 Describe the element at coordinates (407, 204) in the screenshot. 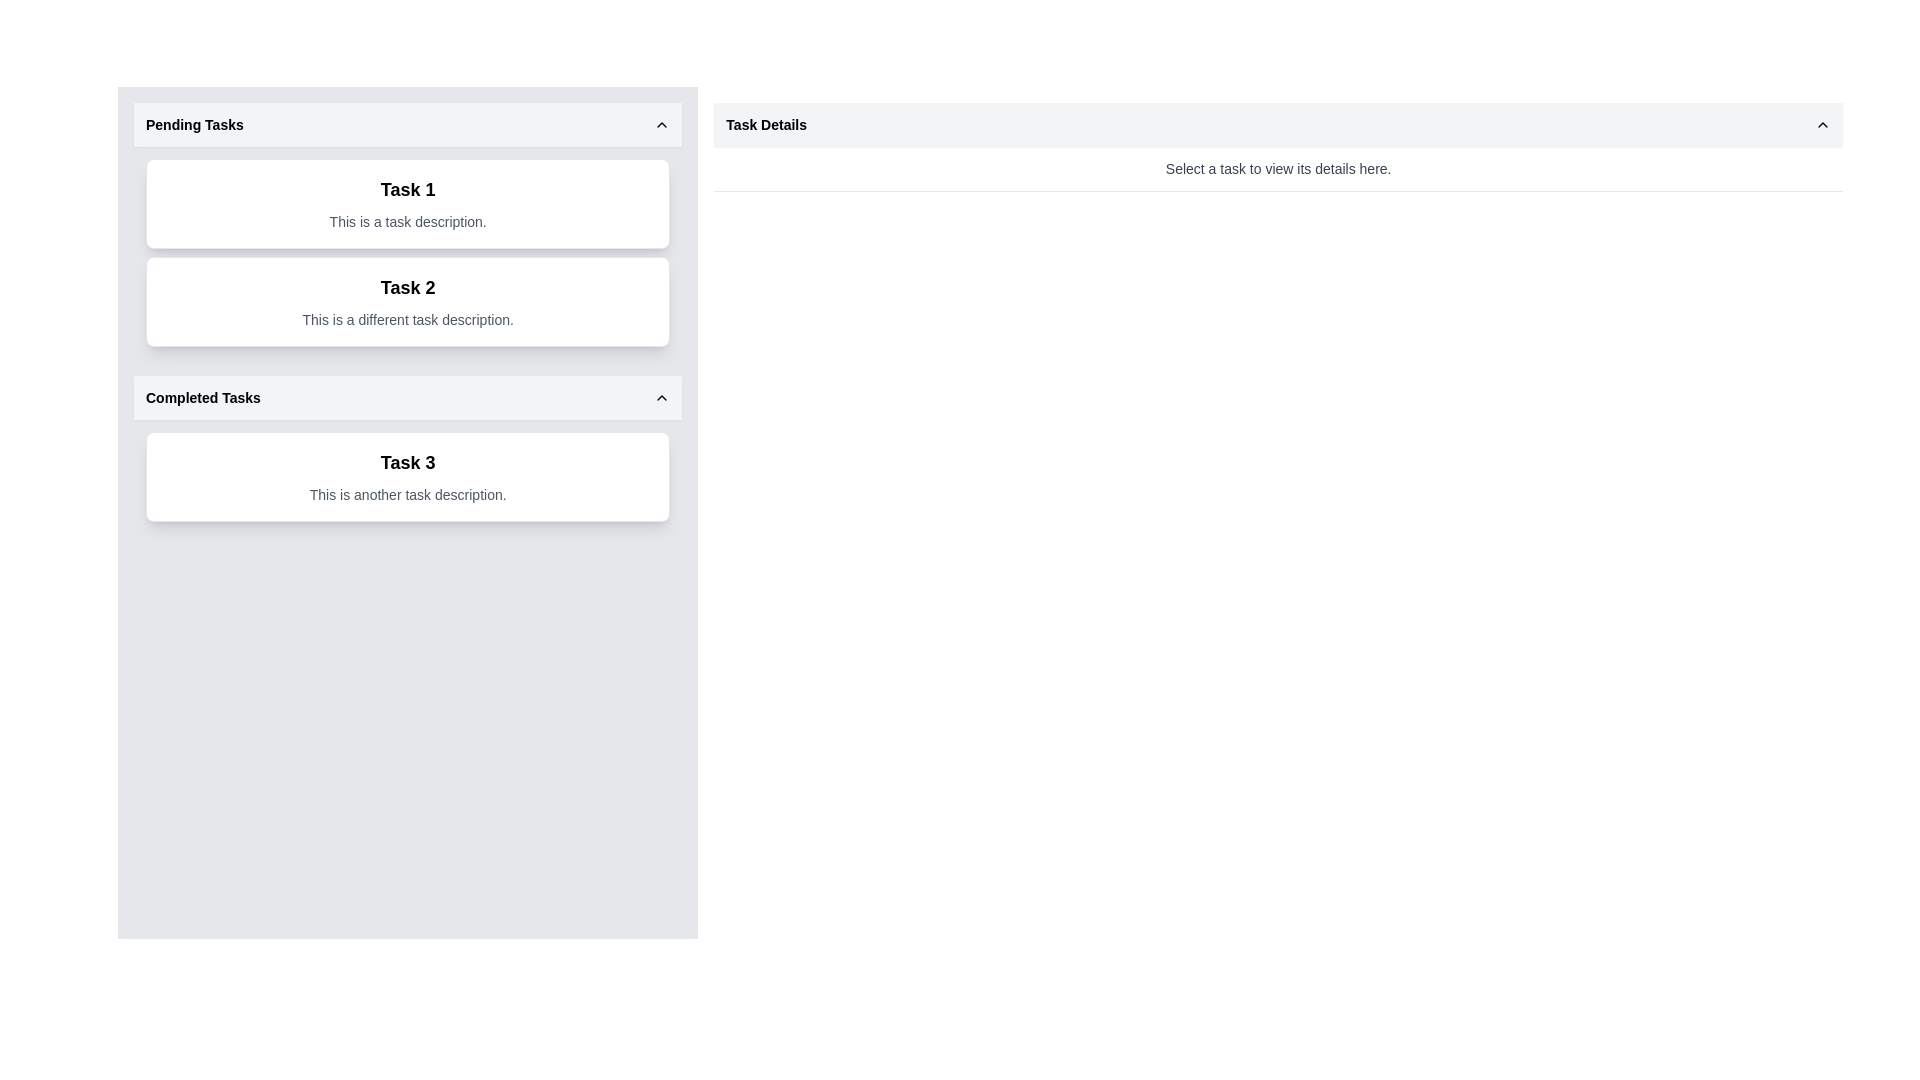

I see `the first task card in the 'Pending Tasks' section, which contains the title 'Task 1' and a description below it` at that location.